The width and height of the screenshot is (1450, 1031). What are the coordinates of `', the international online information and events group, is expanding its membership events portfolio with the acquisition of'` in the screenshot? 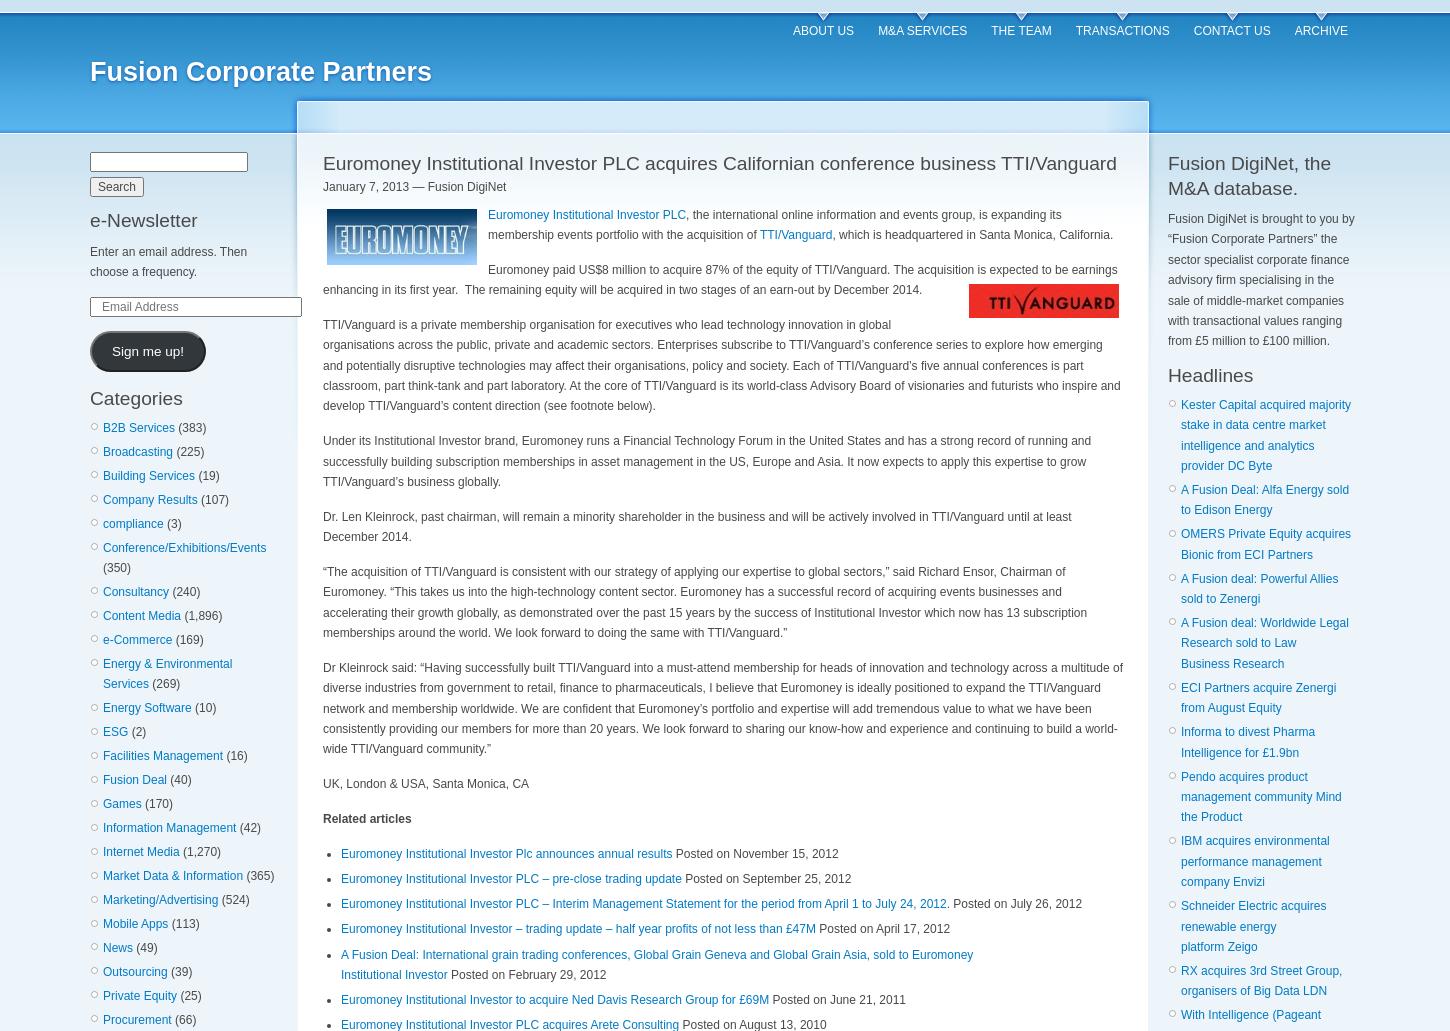 It's located at (488, 224).